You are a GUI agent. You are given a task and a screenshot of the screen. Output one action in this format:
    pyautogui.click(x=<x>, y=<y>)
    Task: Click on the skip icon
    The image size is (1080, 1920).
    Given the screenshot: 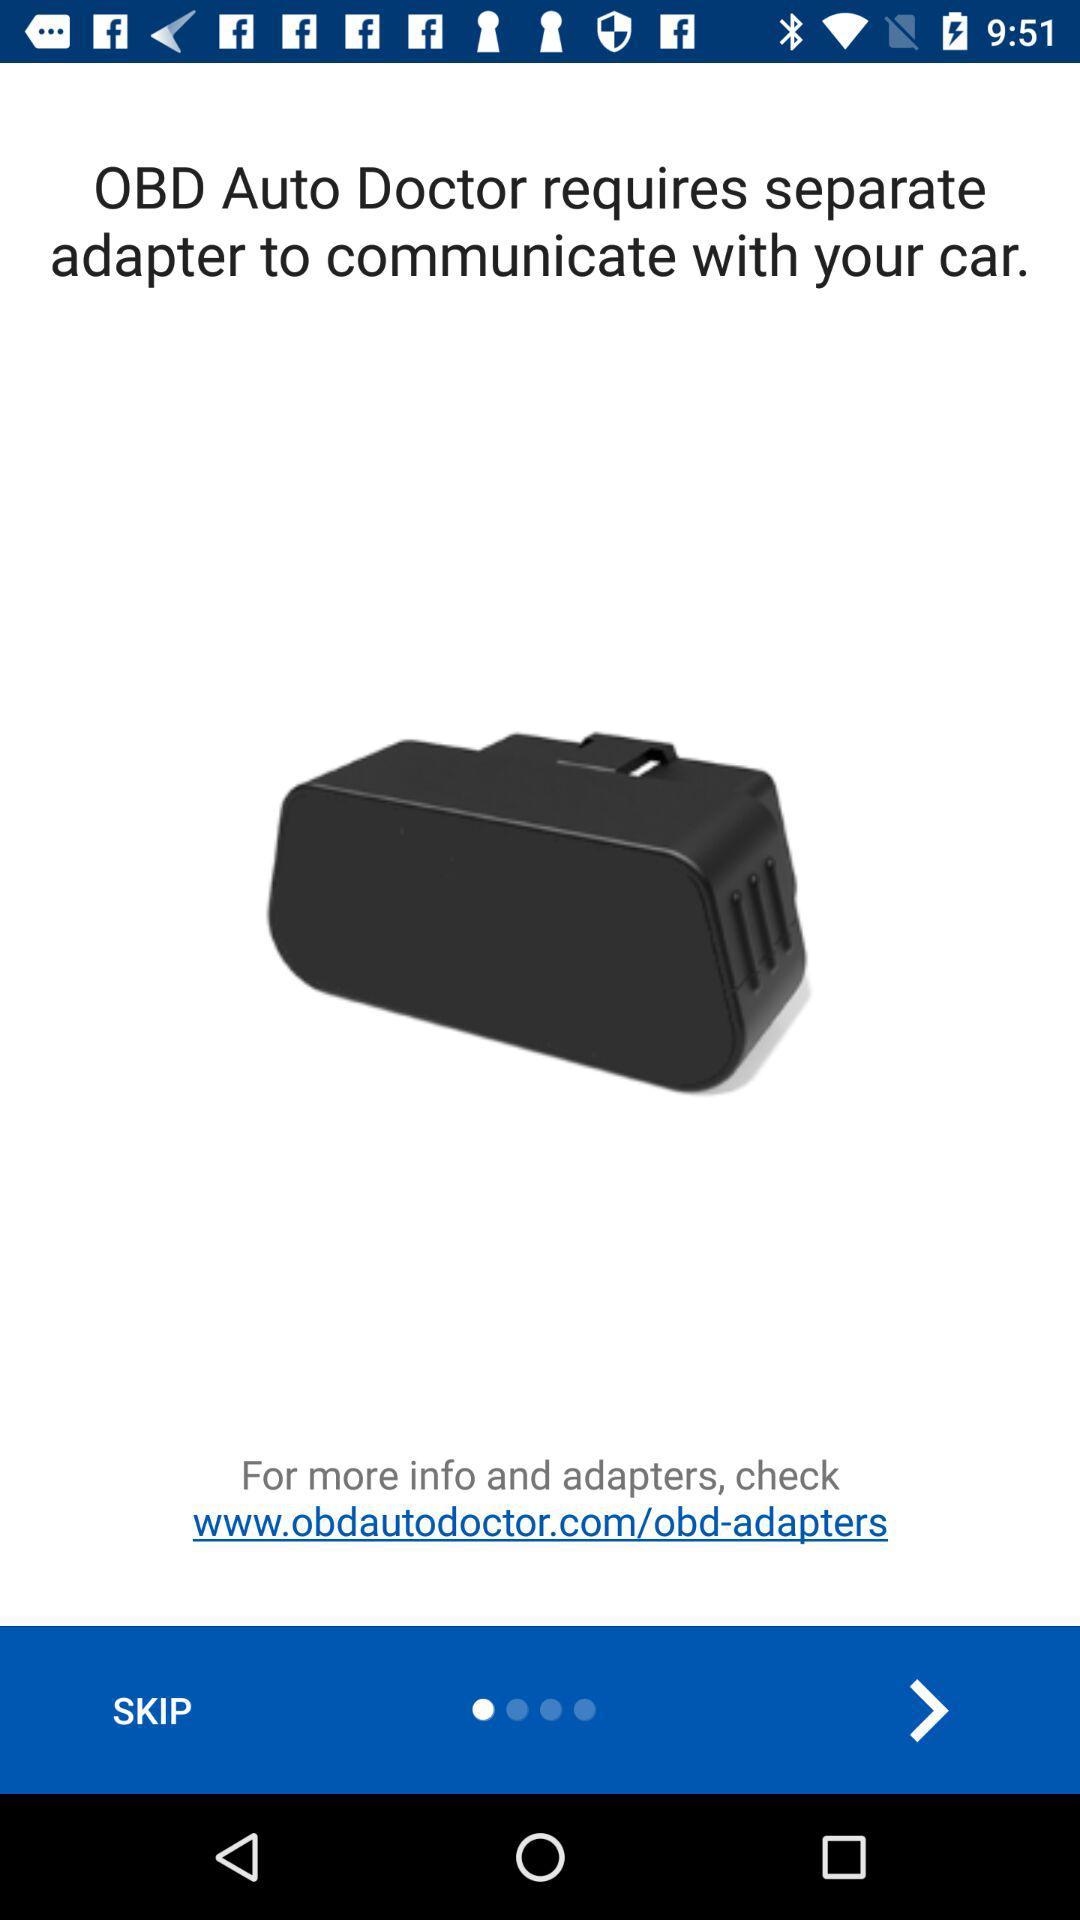 What is the action you would take?
    pyautogui.click(x=151, y=1709)
    